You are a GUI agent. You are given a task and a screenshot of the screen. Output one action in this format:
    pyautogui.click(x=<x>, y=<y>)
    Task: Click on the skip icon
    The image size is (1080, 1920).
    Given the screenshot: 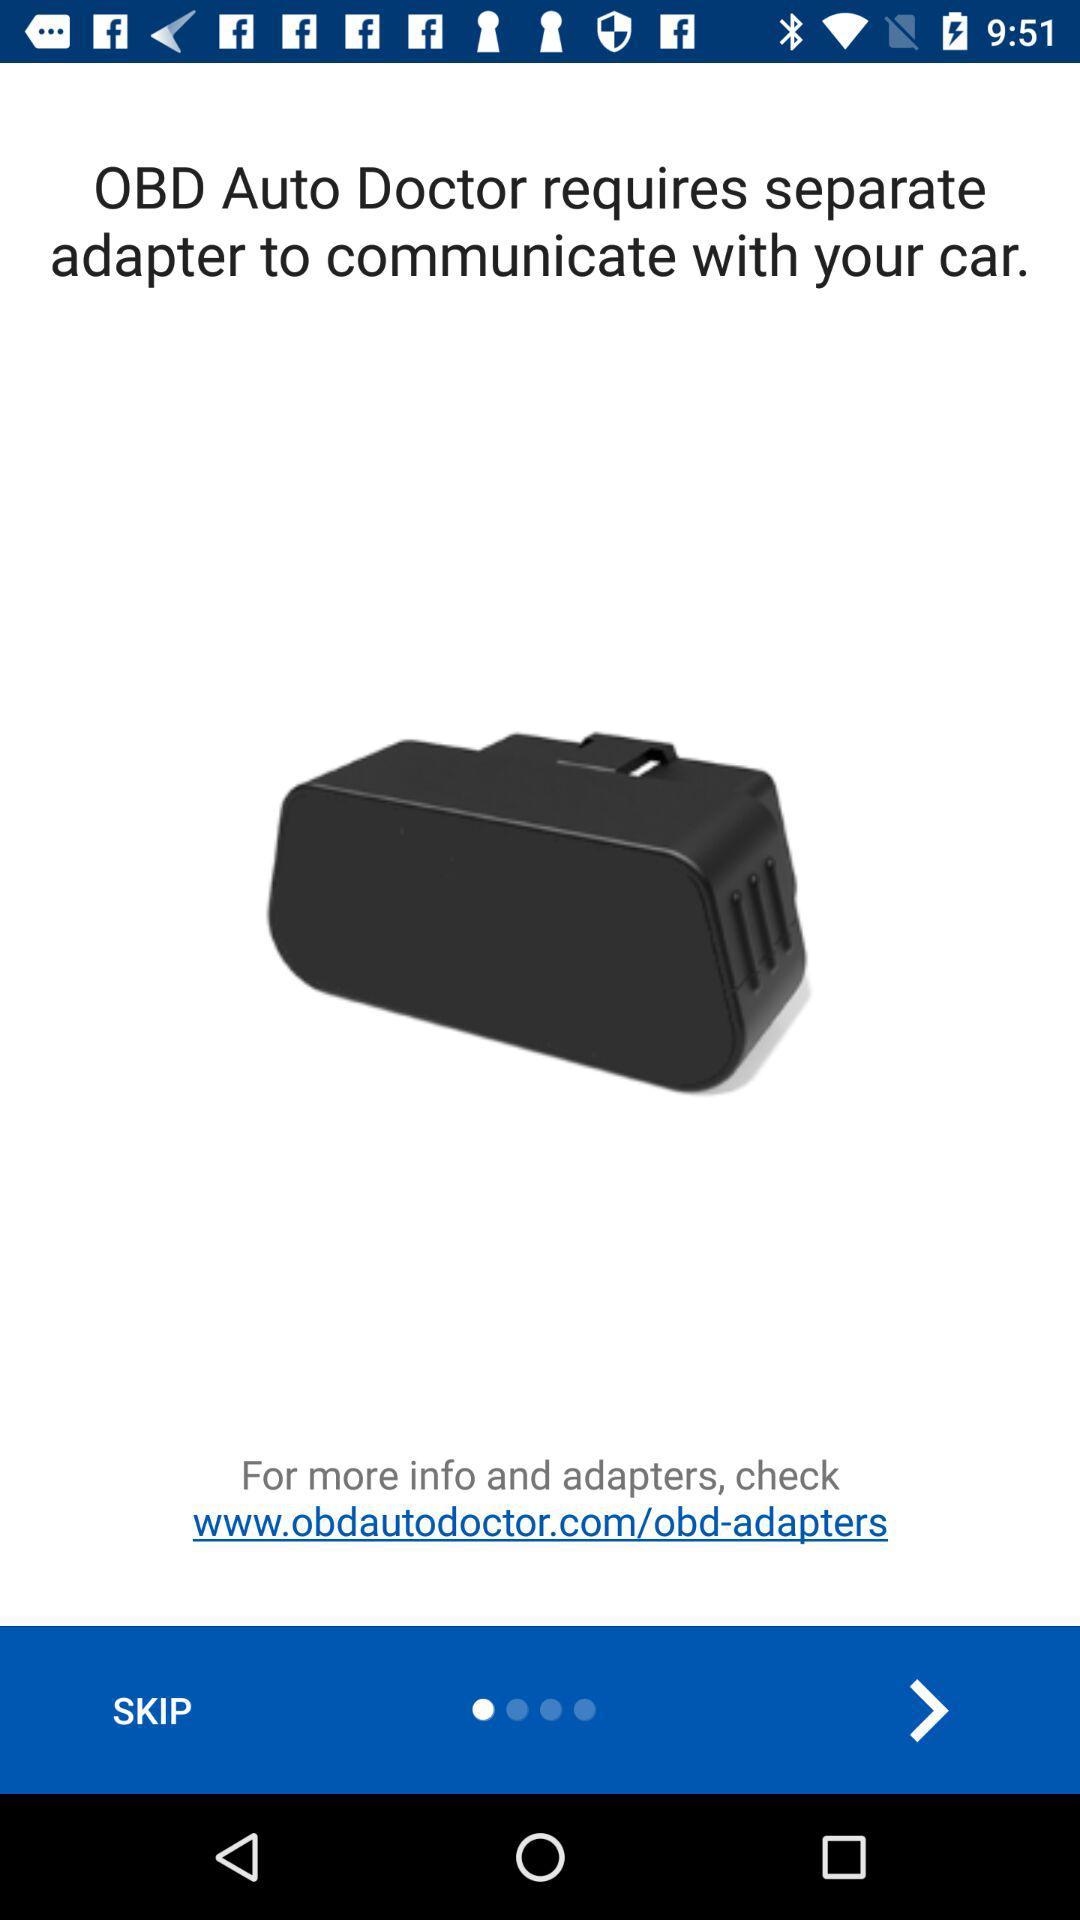 What is the action you would take?
    pyautogui.click(x=151, y=1709)
    